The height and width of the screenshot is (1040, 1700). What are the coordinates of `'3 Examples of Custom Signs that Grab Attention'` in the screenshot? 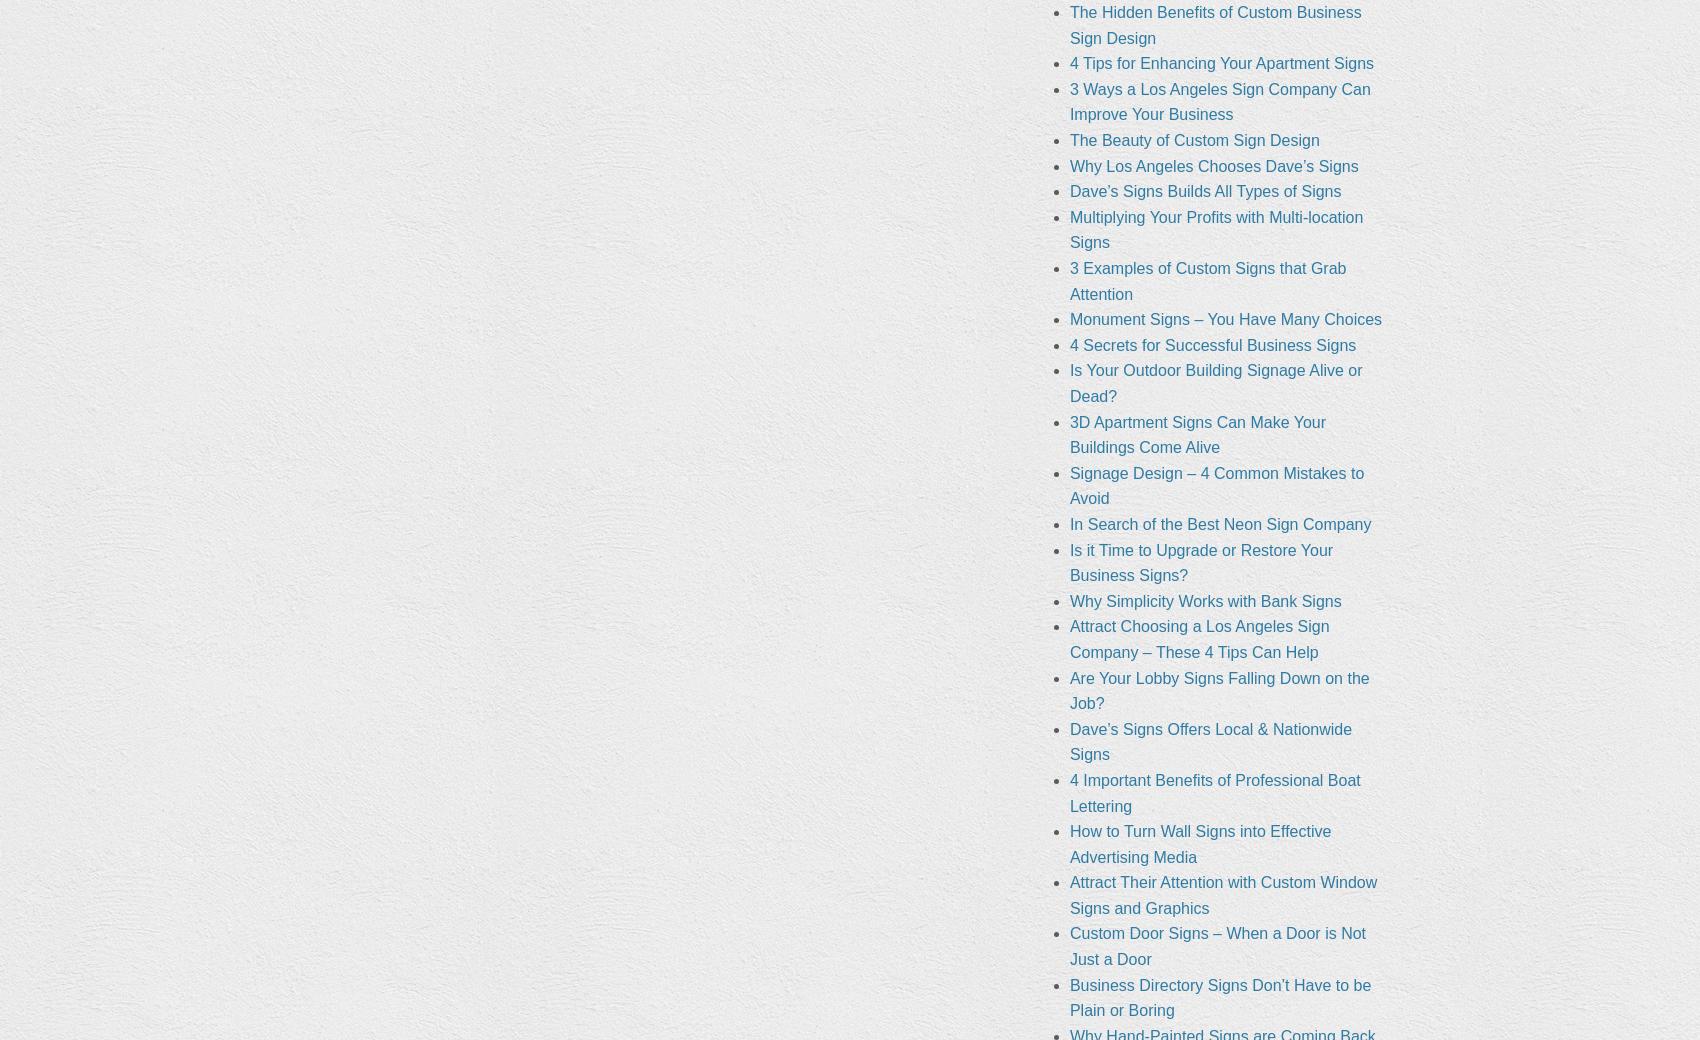 It's located at (1068, 280).